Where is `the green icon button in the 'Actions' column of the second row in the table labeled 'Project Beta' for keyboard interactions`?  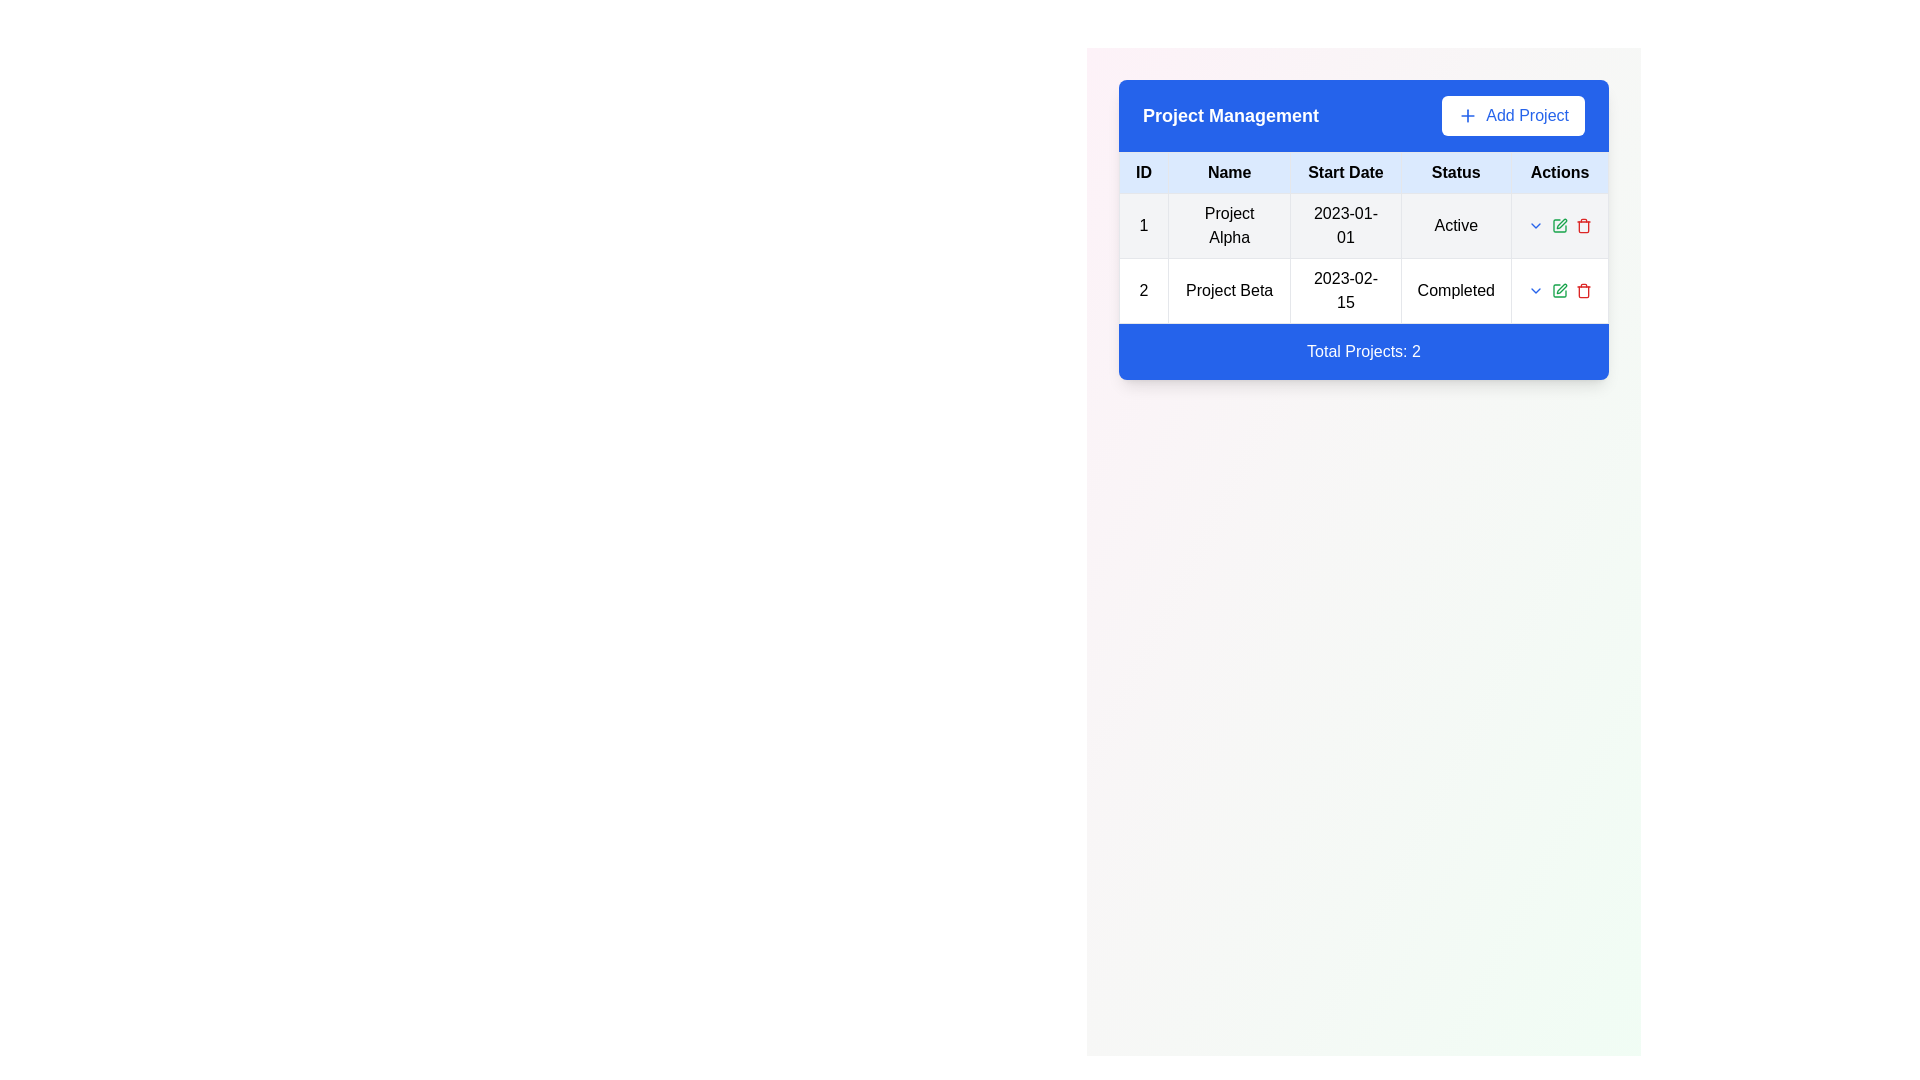
the green icon button in the 'Actions' column of the second row in the table labeled 'Project Beta' for keyboard interactions is located at coordinates (1559, 225).